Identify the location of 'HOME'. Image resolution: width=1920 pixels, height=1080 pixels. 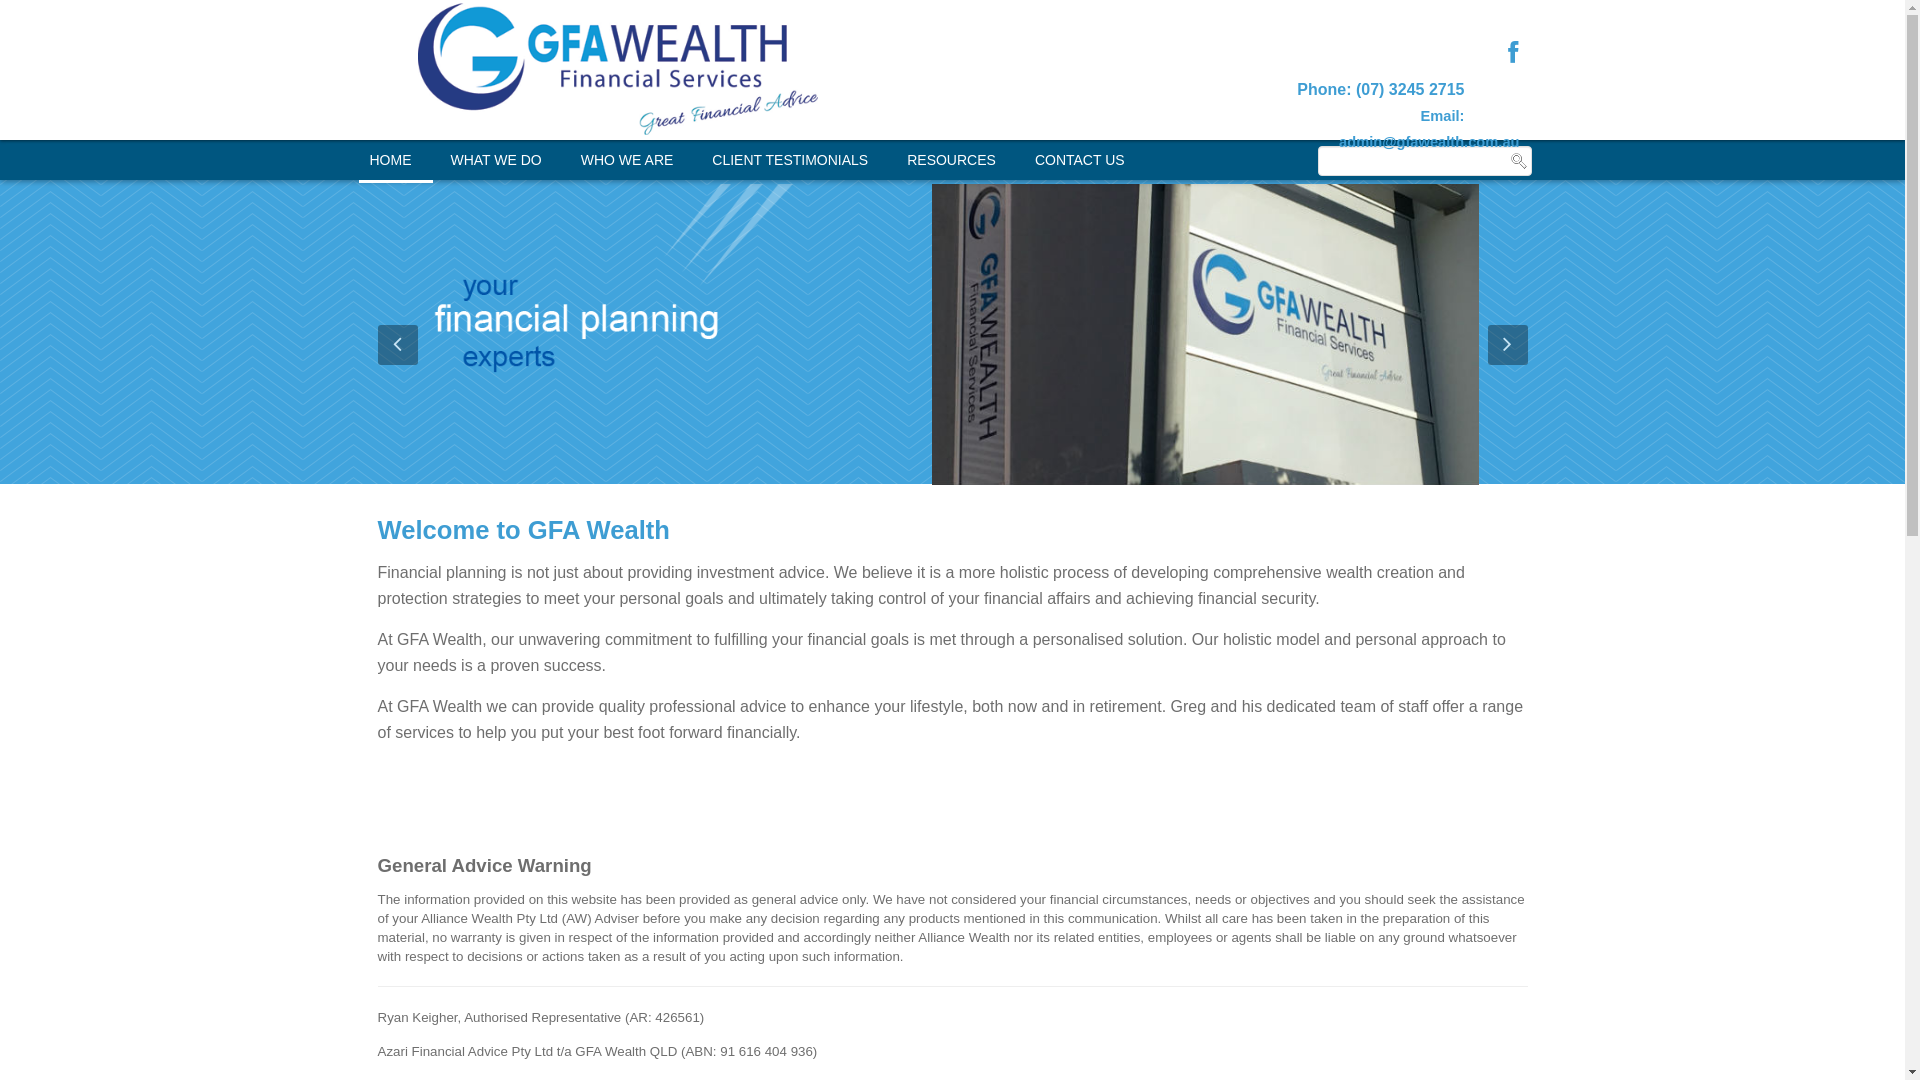
(390, 158).